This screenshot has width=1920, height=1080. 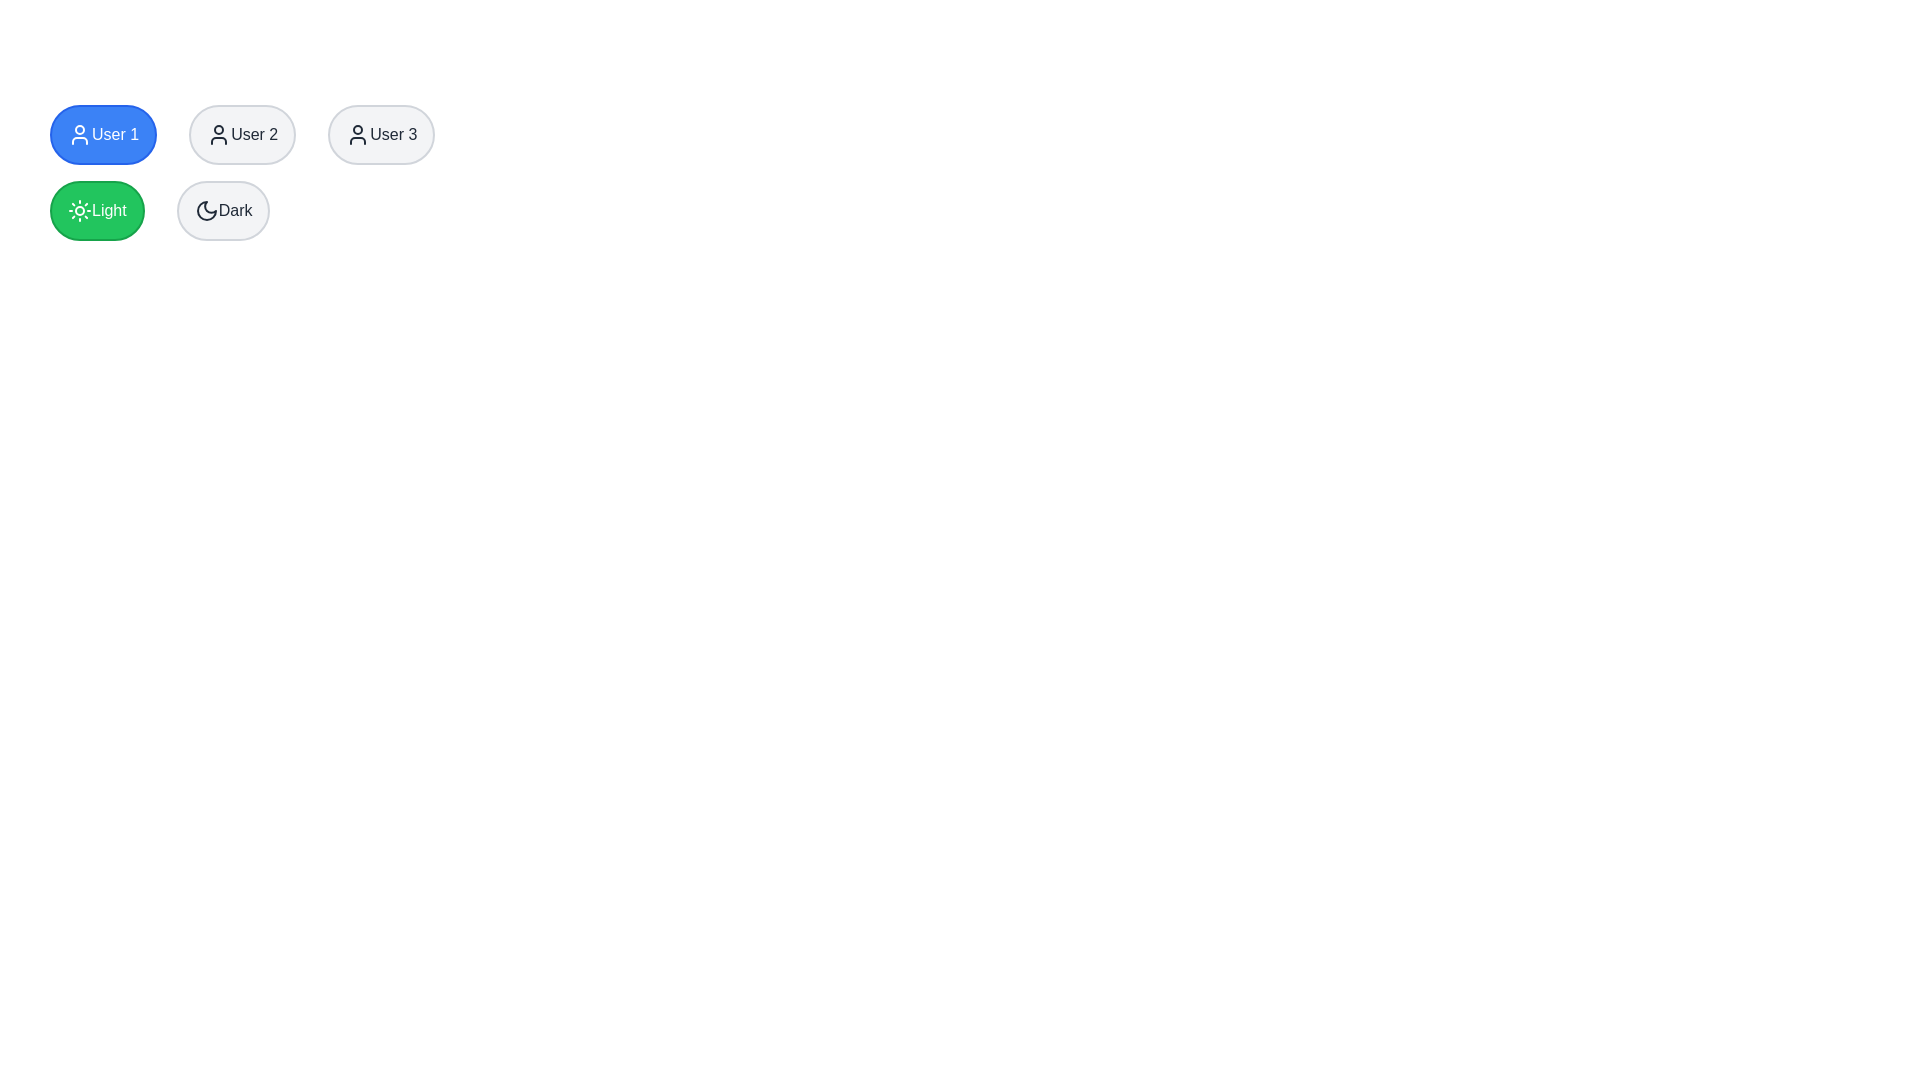 I want to click on the moon-like icon which is part of the 'Dark' button, located in the second row of the interface, so click(x=206, y=211).